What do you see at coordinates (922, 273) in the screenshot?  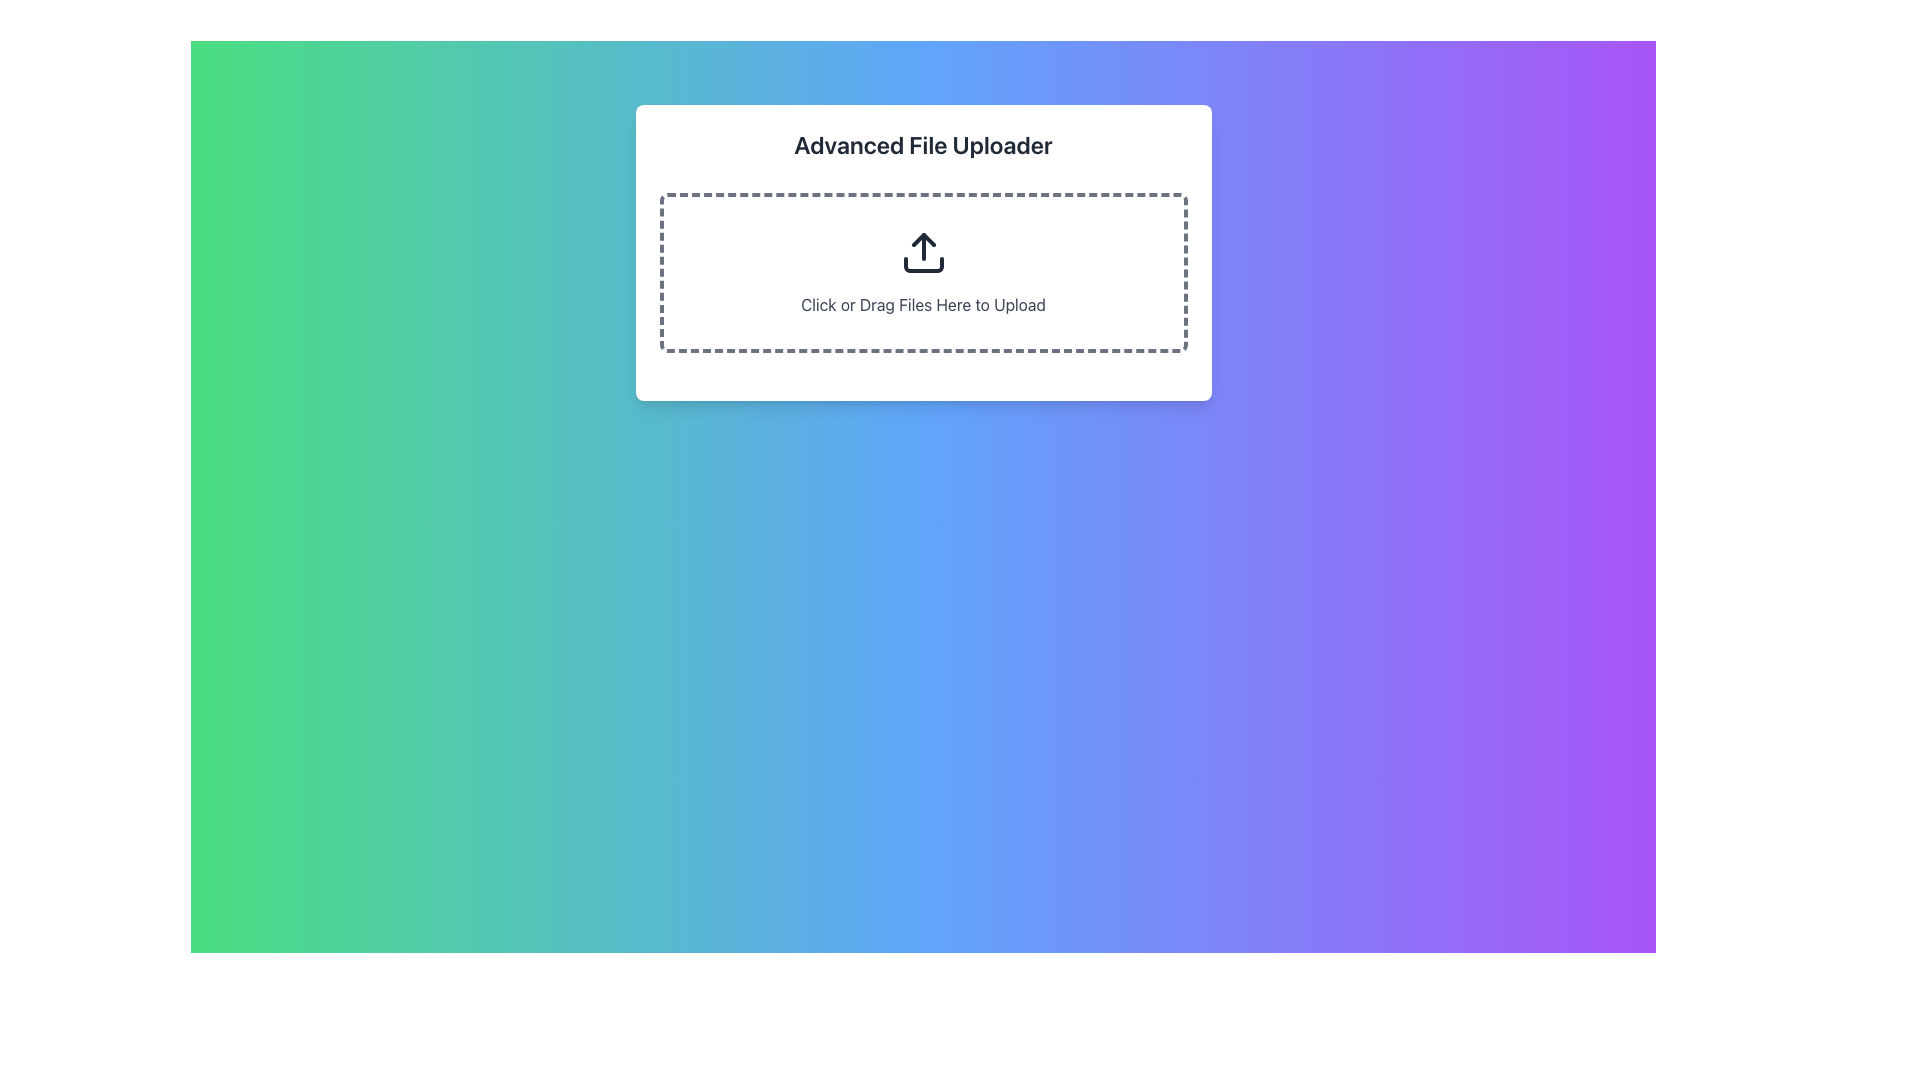 I see `the File Upload Zone located below the title 'Advanced File Uploader'` at bounding box center [922, 273].